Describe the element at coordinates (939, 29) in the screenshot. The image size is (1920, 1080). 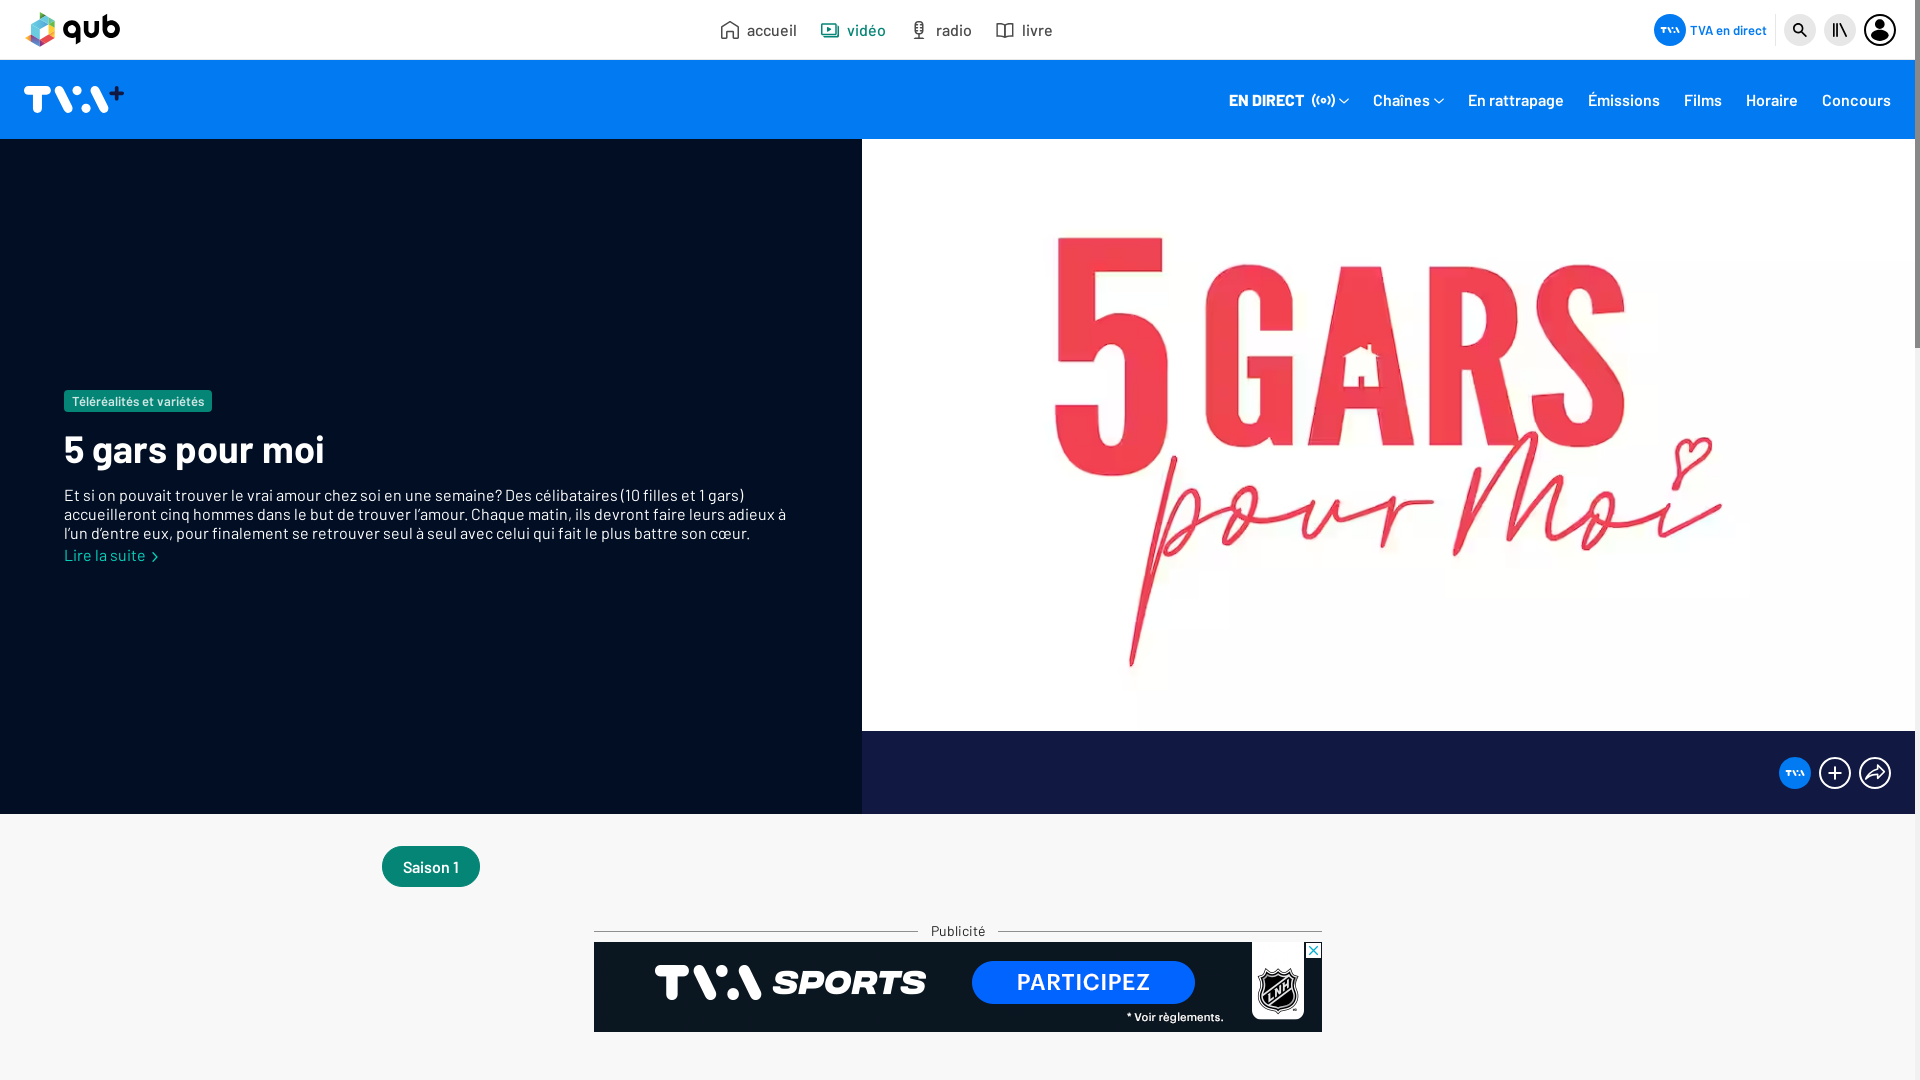
I see `'radio'` at that location.